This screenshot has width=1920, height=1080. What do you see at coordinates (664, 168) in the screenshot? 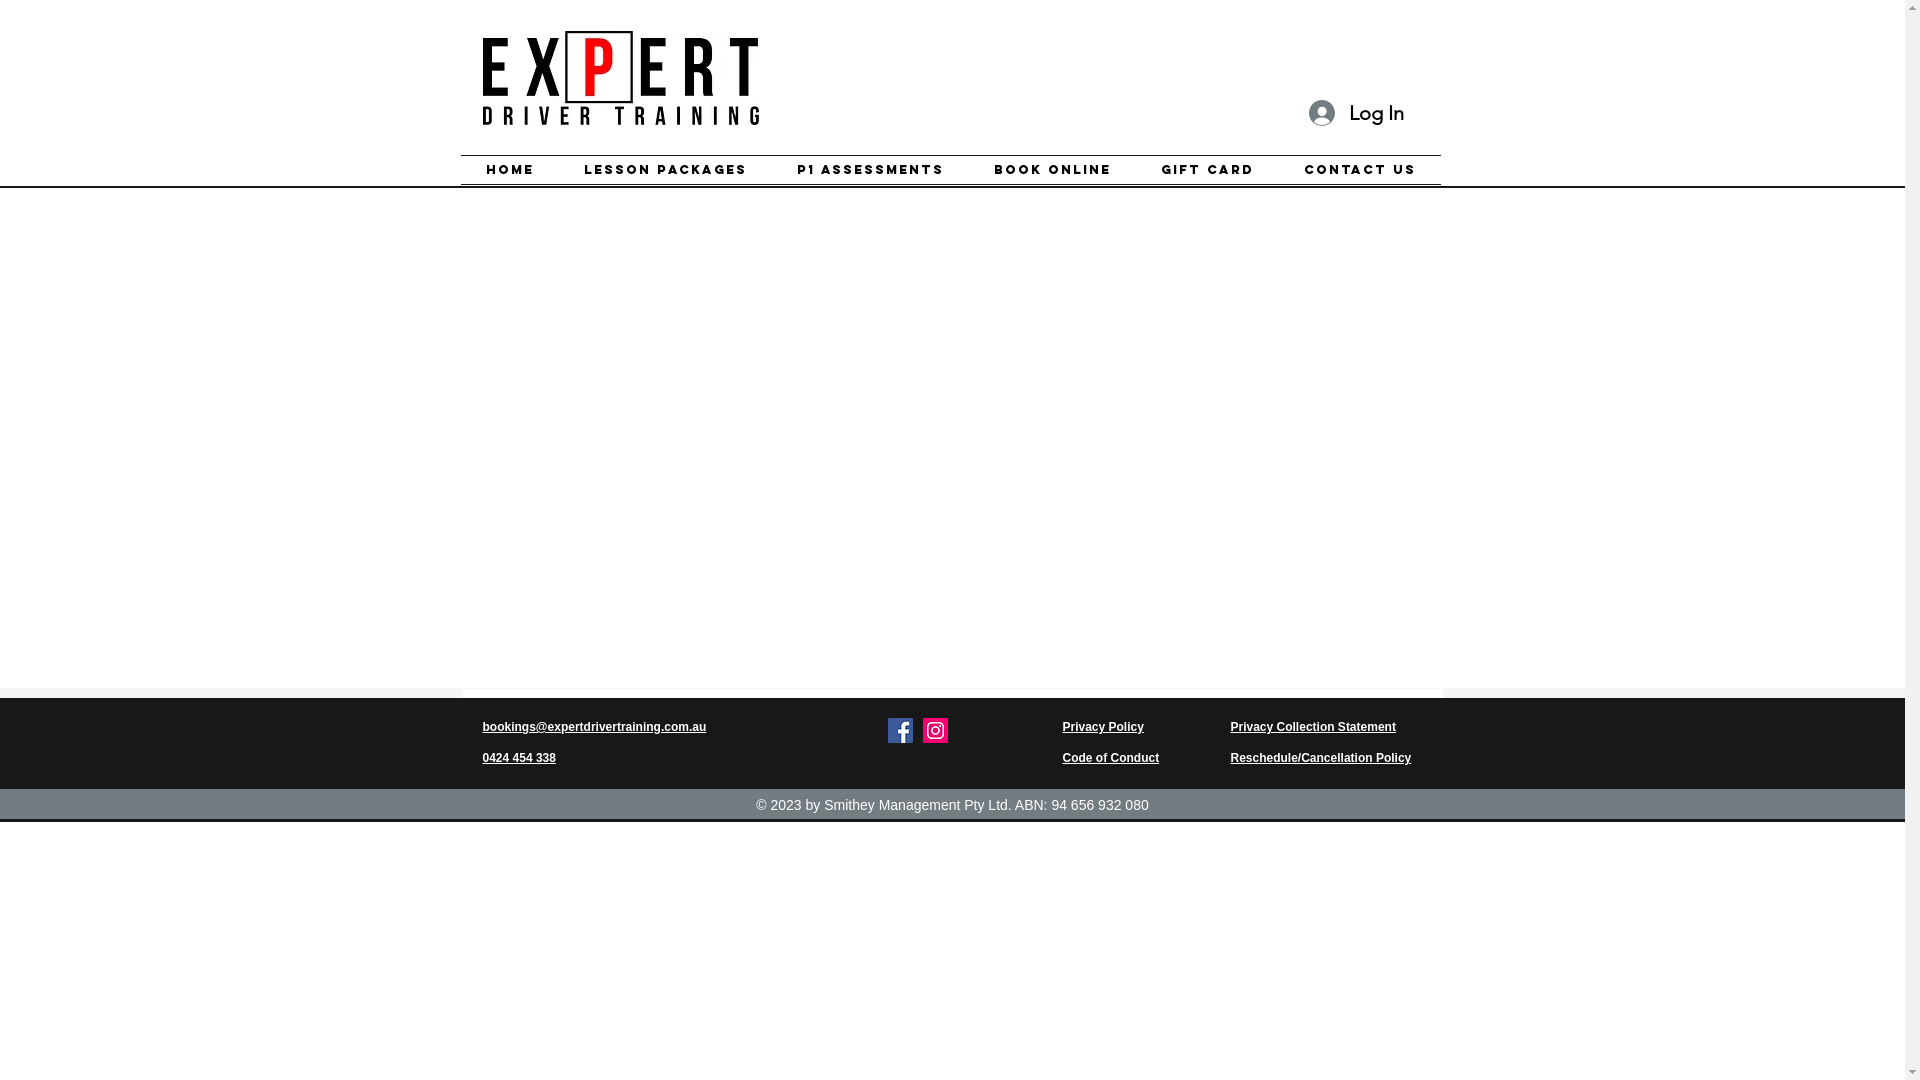
I see `'Lesson Packages'` at bounding box center [664, 168].